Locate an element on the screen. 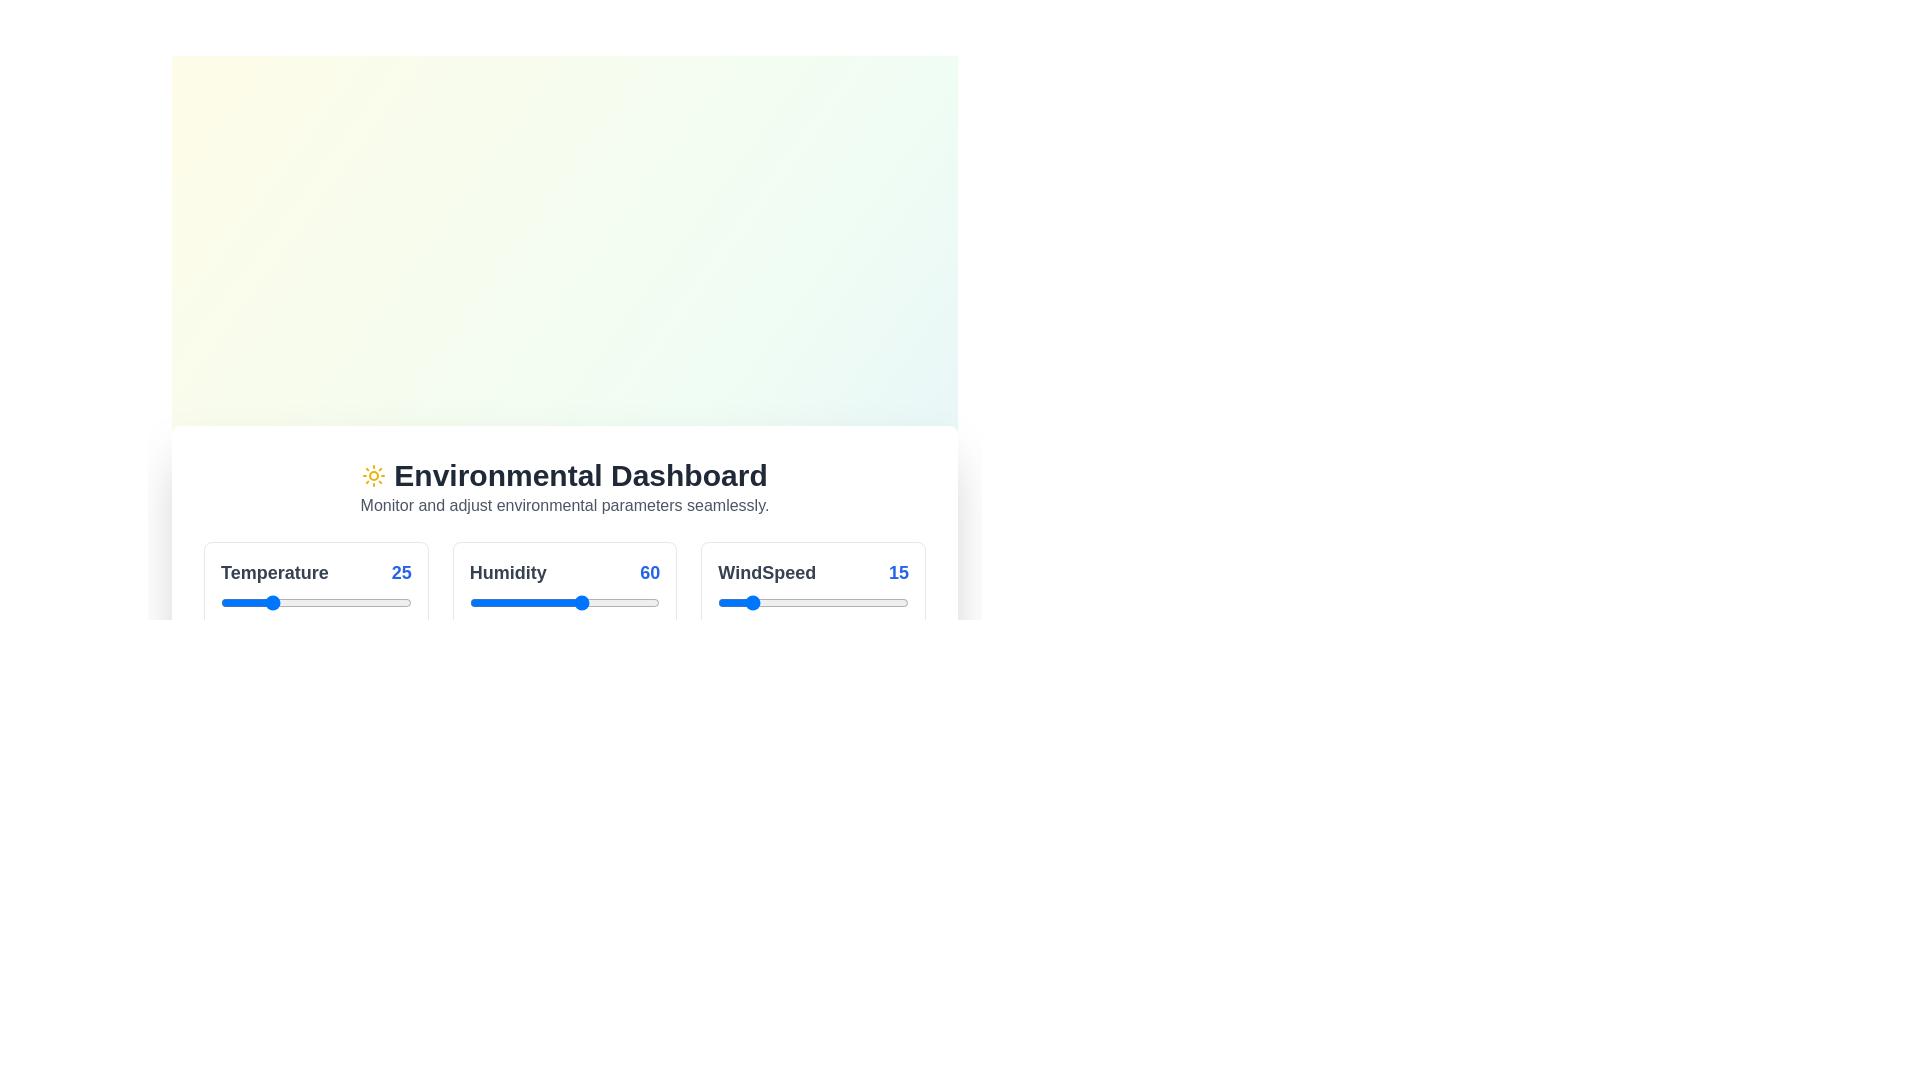 The height and width of the screenshot is (1080, 1920). the Text label displaying the current wind speed value in the Environmental Dashboard section, which is aligned with temperature and humidity controls is located at coordinates (813, 572).